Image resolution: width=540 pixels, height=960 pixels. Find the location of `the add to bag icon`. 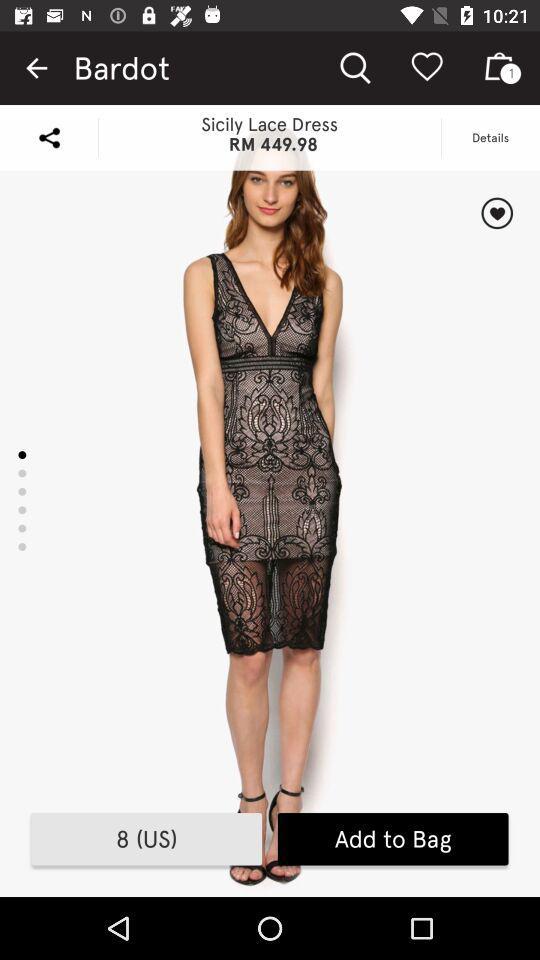

the add to bag icon is located at coordinates (393, 839).